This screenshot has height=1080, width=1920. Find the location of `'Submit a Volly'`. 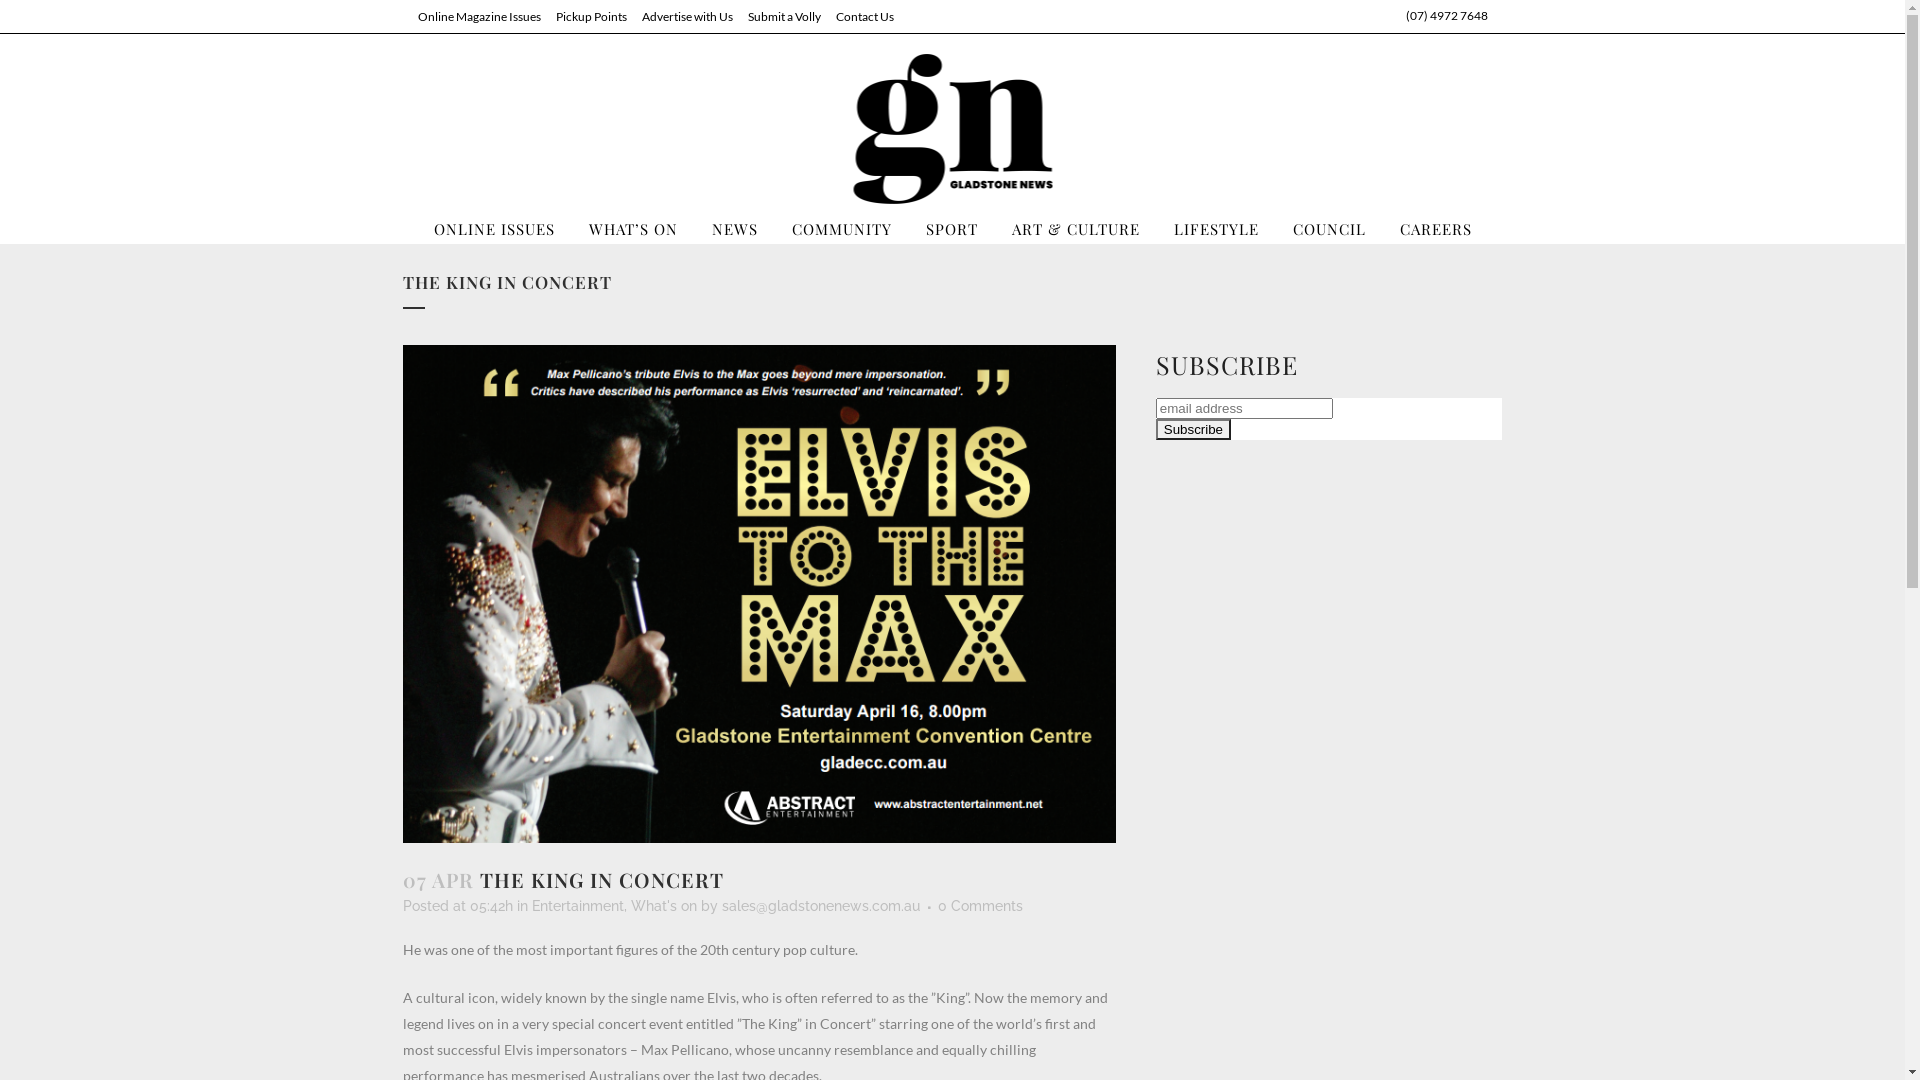

'Submit a Volly' is located at coordinates (775, 16).